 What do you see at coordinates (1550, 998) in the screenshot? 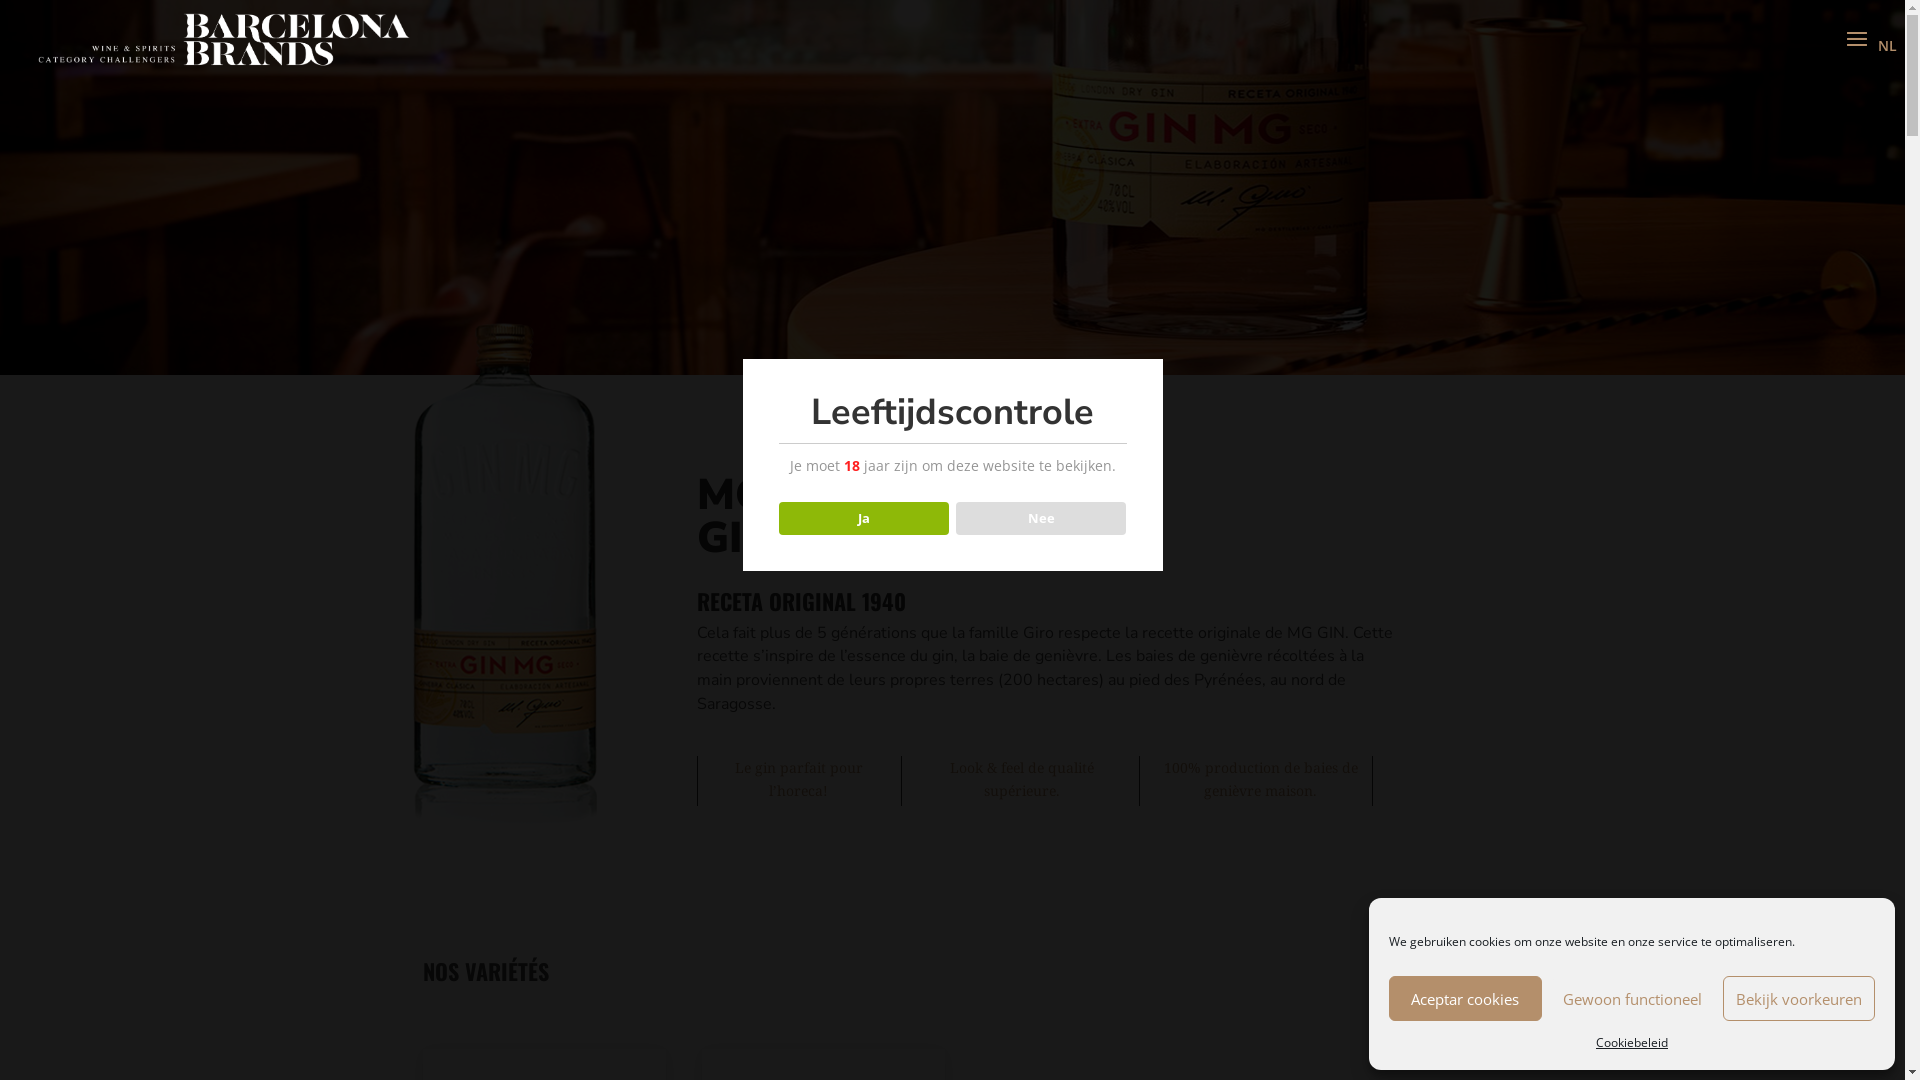
I see `'Gewoon functioneel'` at bounding box center [1550, 998].